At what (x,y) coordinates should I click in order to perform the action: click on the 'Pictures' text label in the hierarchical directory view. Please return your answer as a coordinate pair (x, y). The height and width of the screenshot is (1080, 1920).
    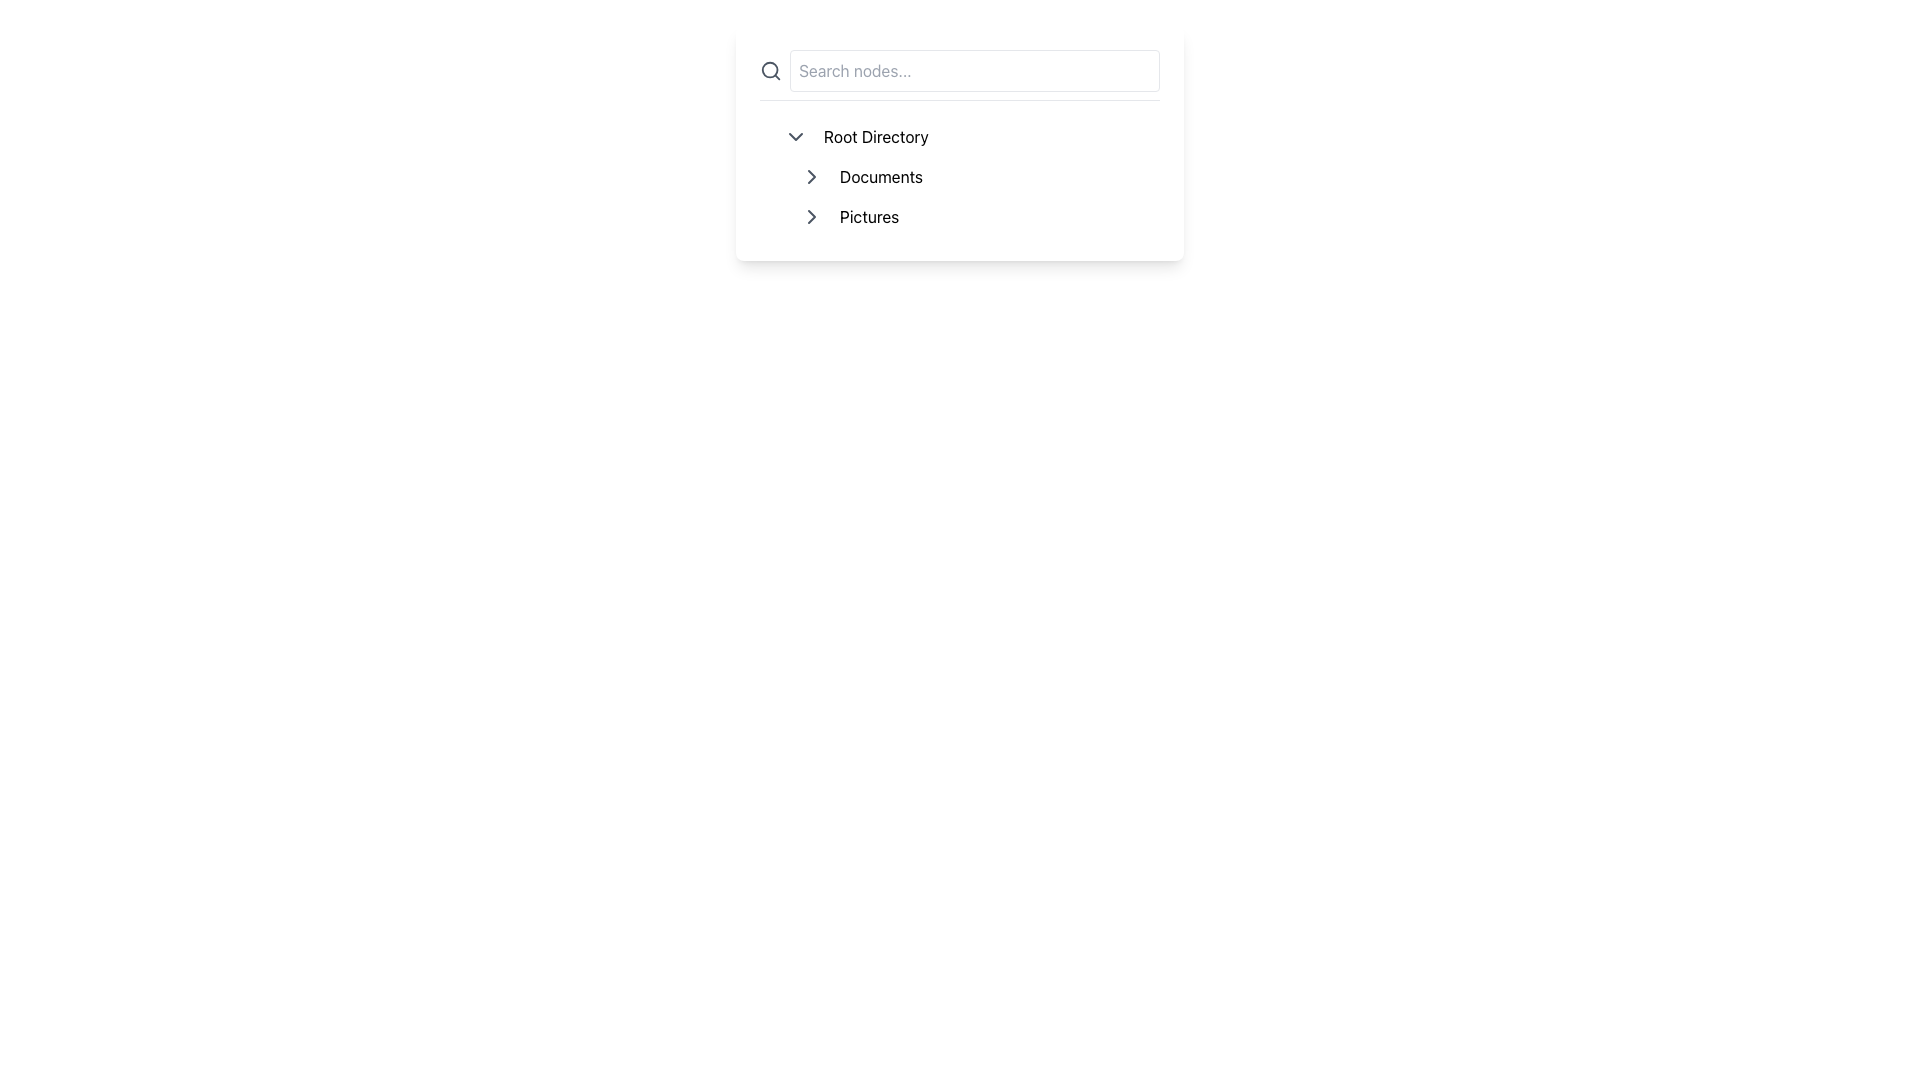
    Looking at the image, I should click on (869, 216).